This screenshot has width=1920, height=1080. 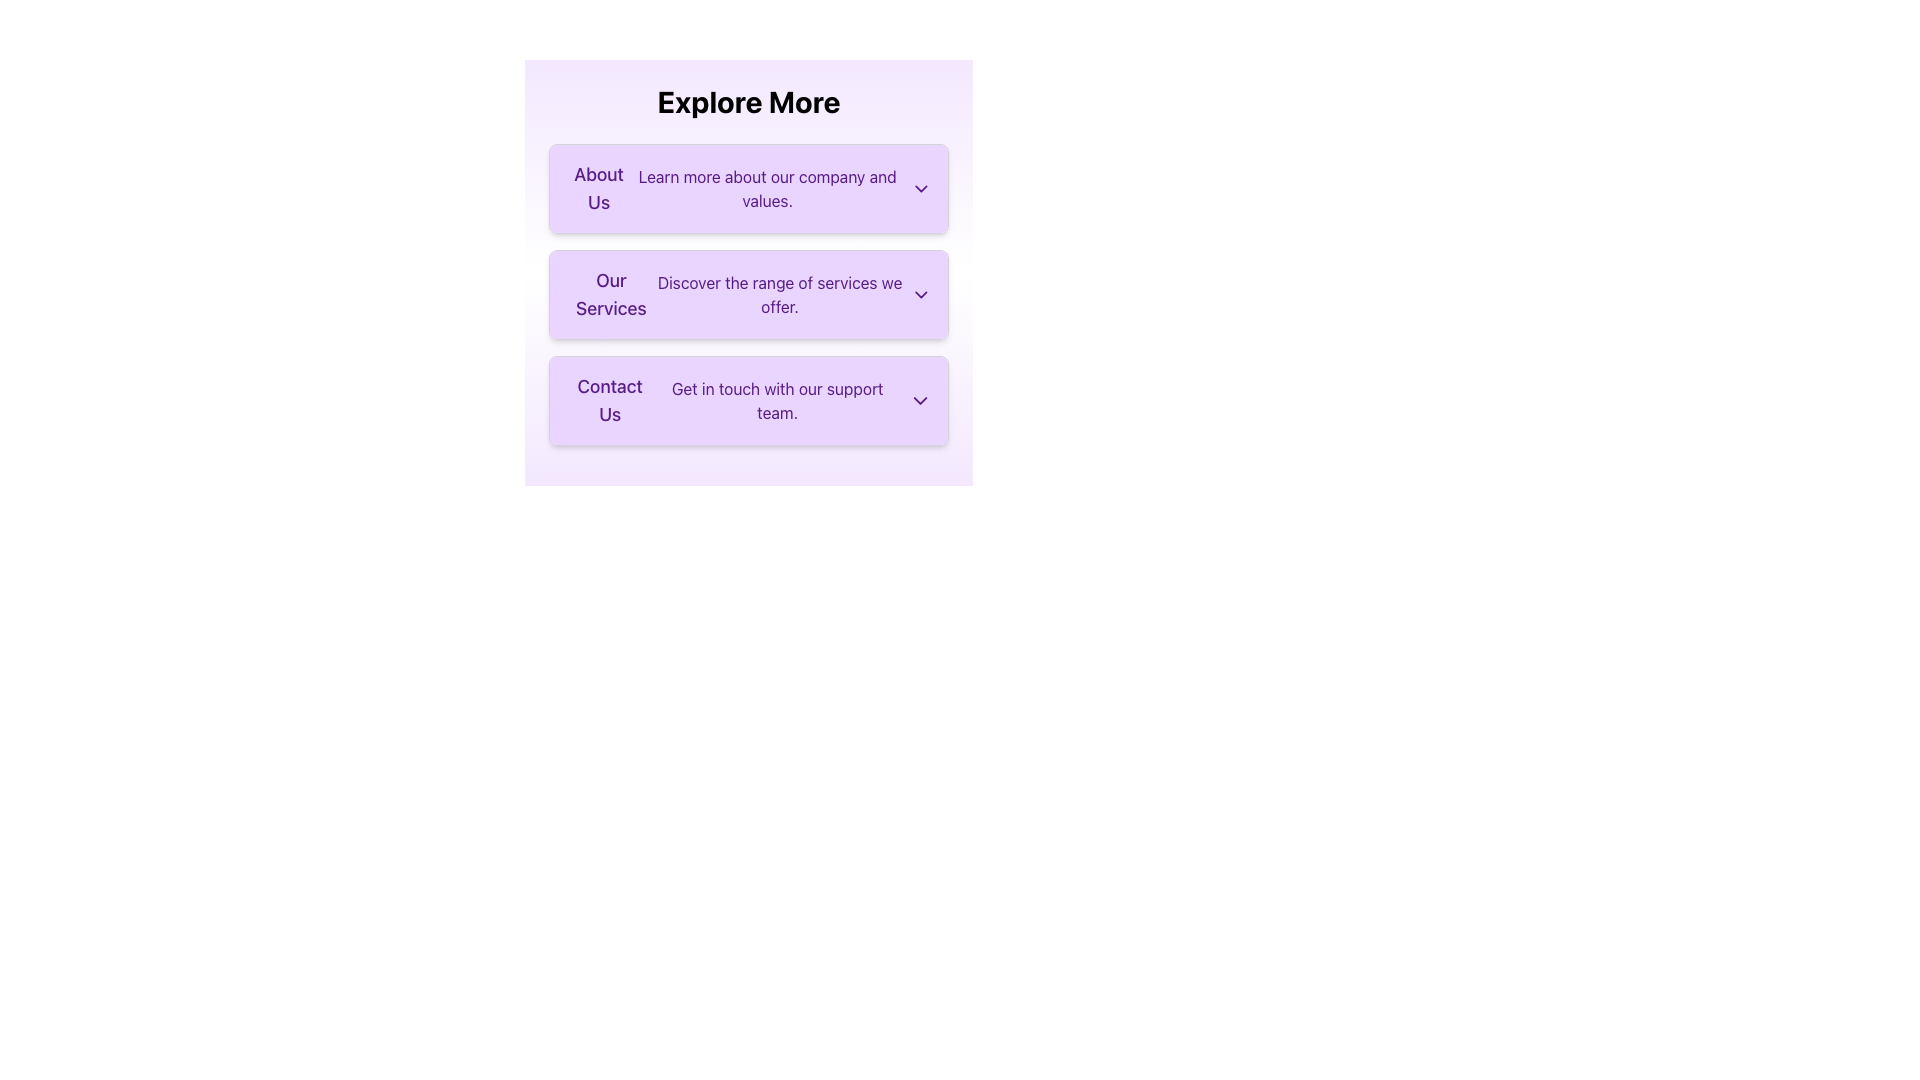 I want to click on the clickable card labeled 'Our Services' which has a purple background and is positioned between 'About Us' and 'Contact Us' in the 'Explore More' section, so click(x=747, y=294).